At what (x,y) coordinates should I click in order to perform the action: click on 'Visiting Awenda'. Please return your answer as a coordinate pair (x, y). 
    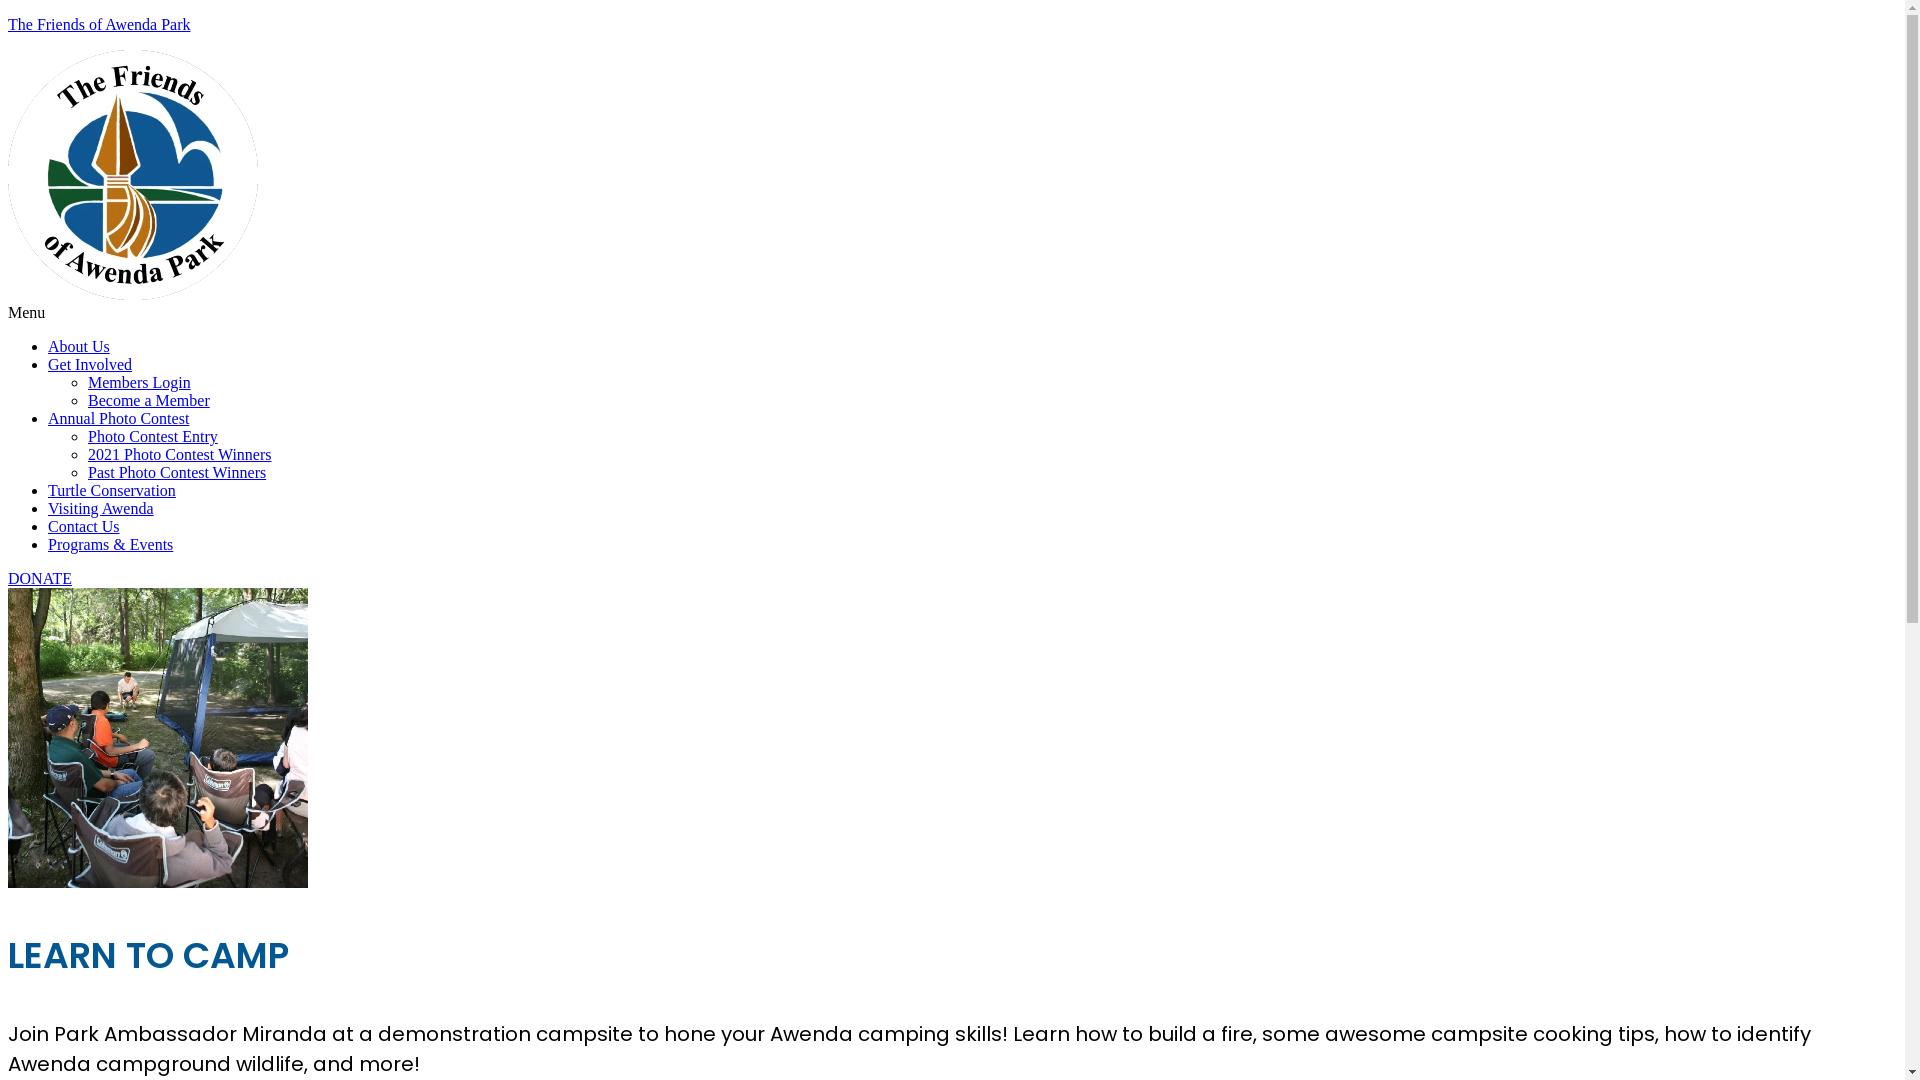
    Looking at the image, I should click on (99, 507).